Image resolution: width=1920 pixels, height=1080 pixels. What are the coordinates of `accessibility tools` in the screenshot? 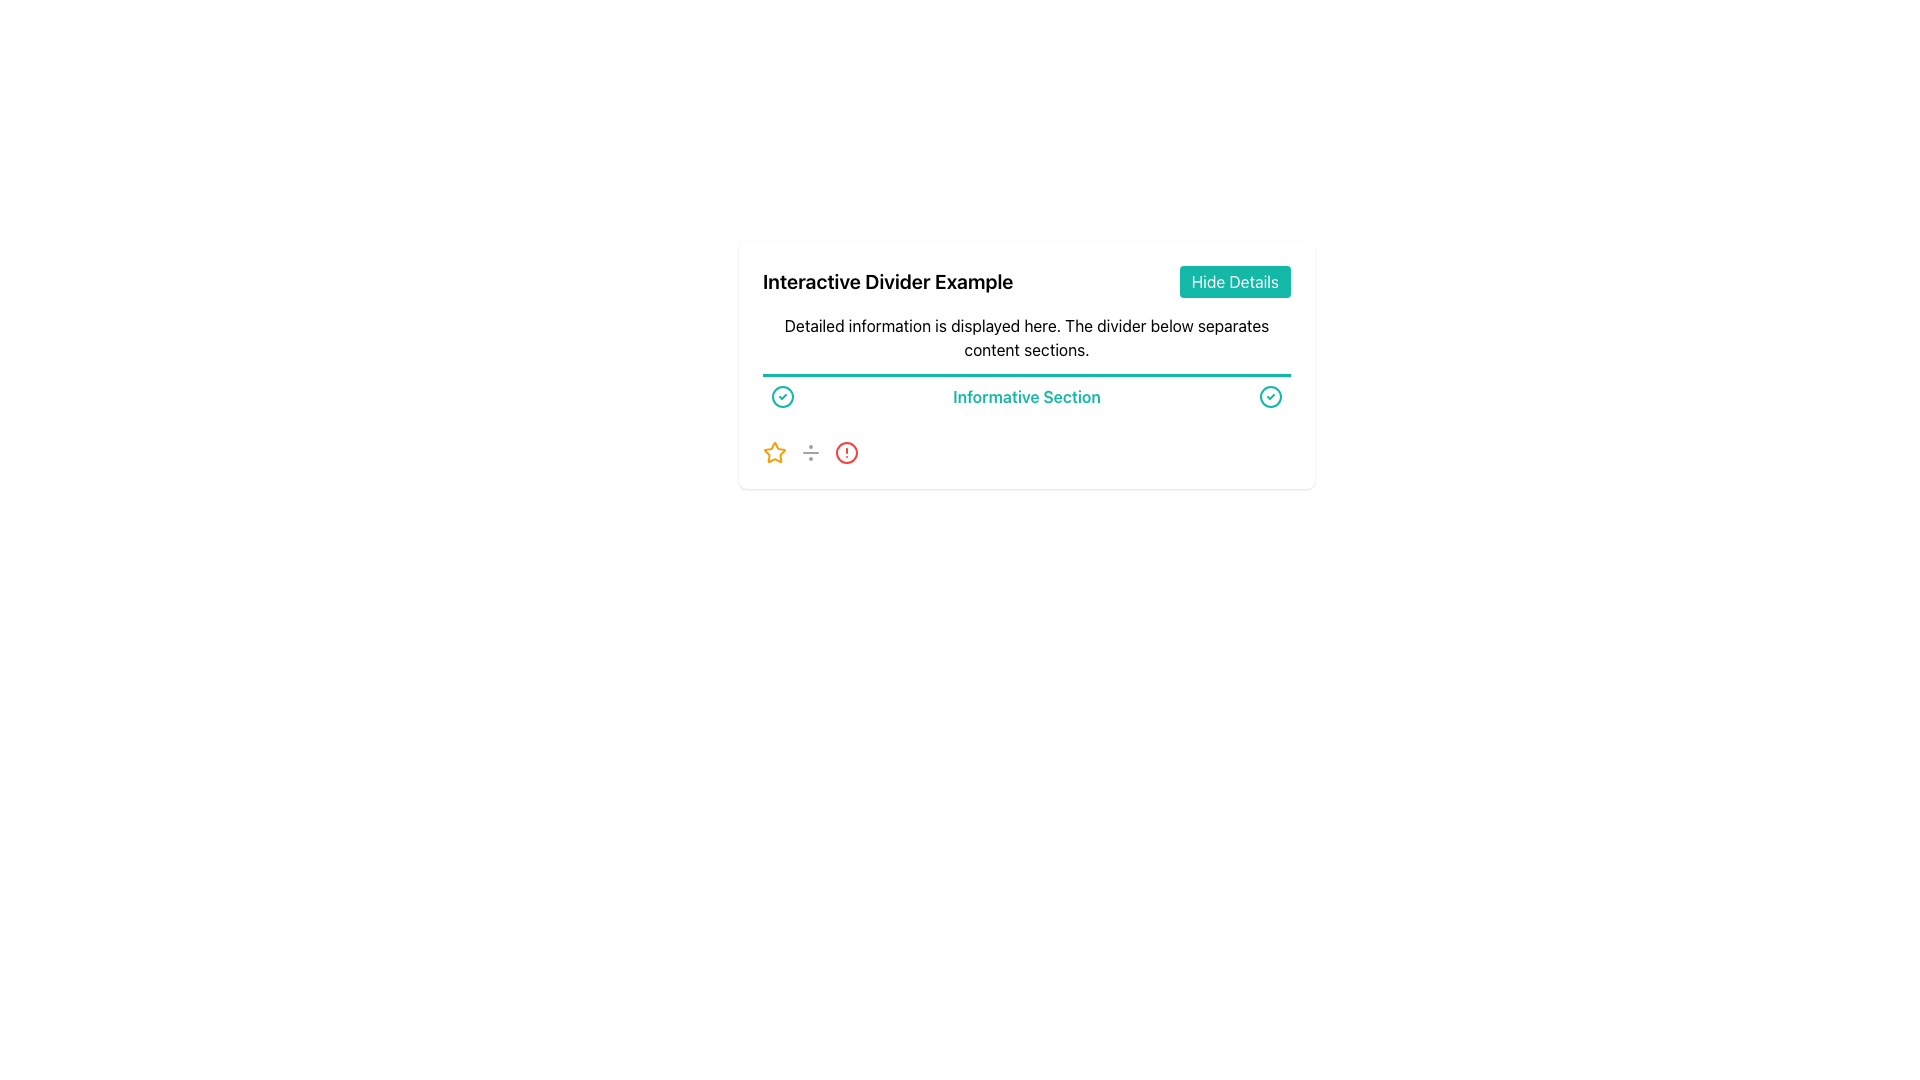 It's located at (846, 452).